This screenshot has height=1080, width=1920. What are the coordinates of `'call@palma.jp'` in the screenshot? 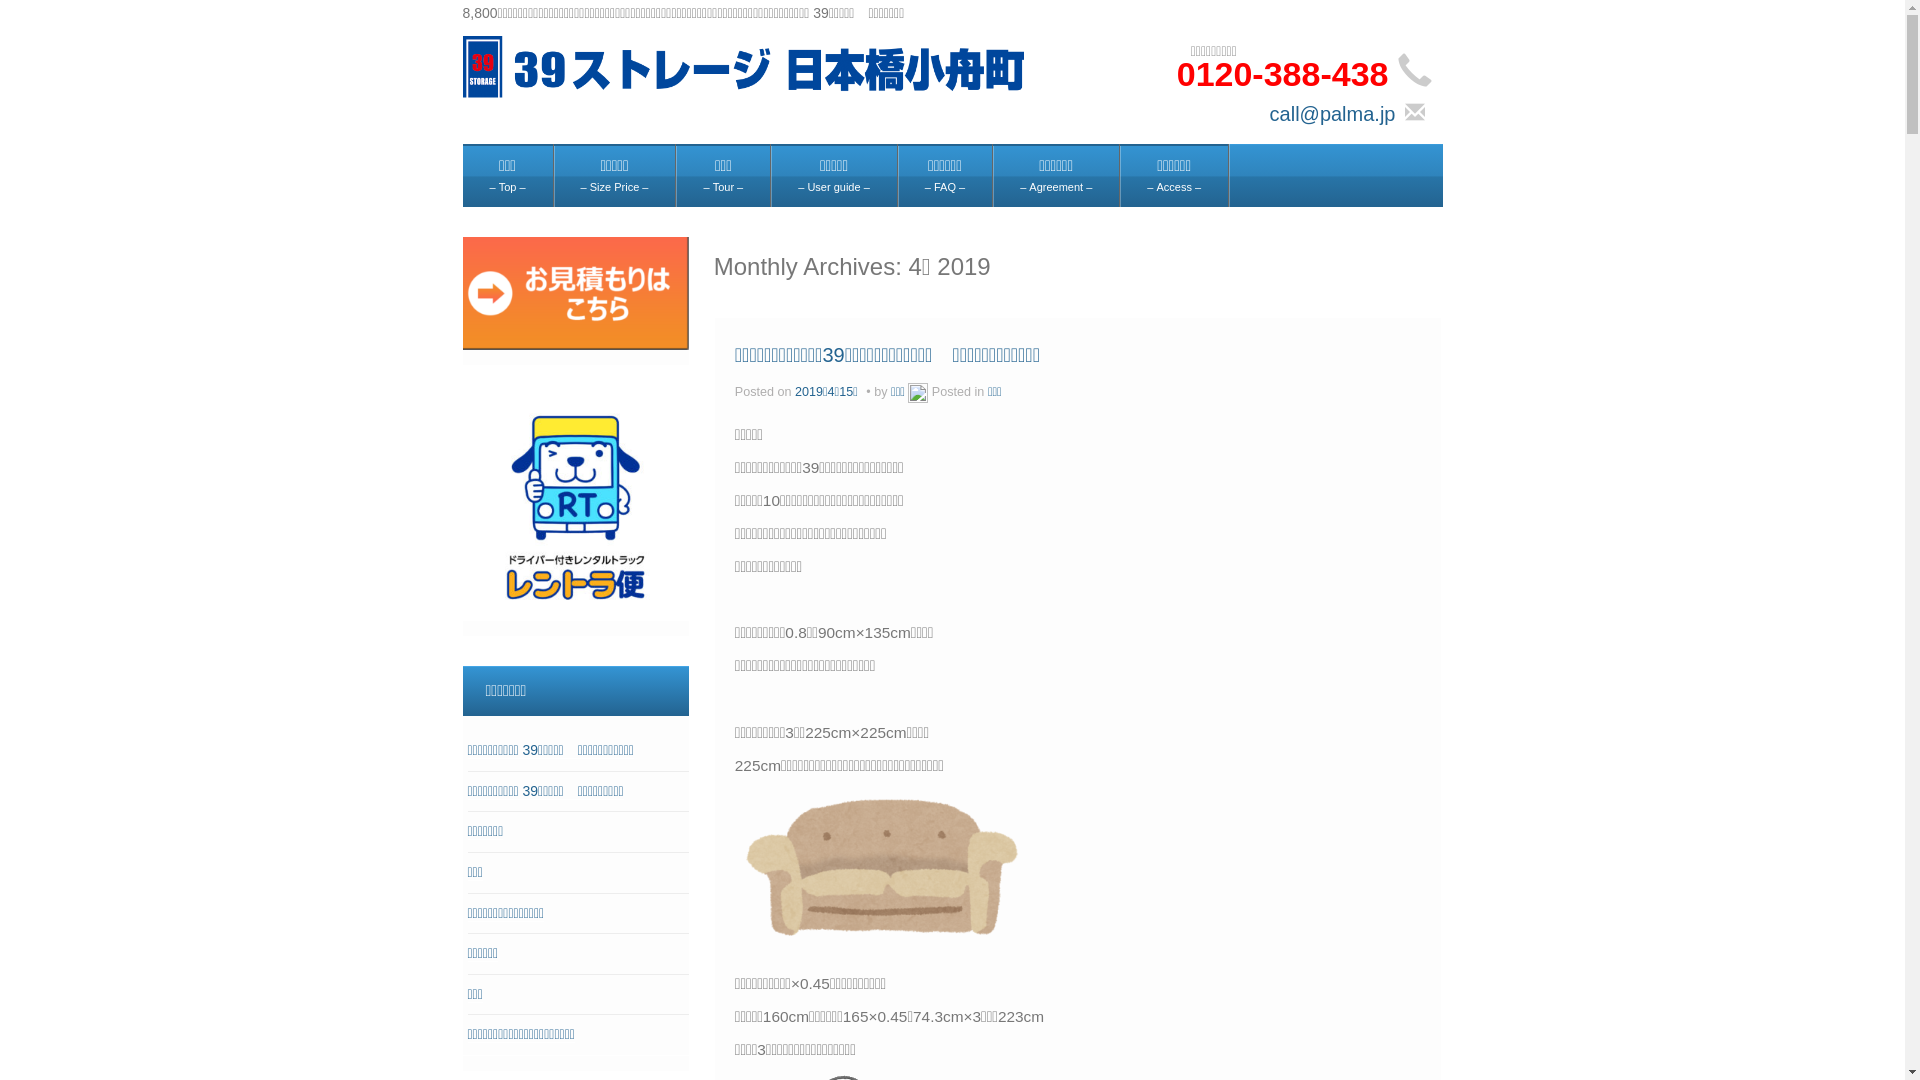 It's located at (1333, 114).